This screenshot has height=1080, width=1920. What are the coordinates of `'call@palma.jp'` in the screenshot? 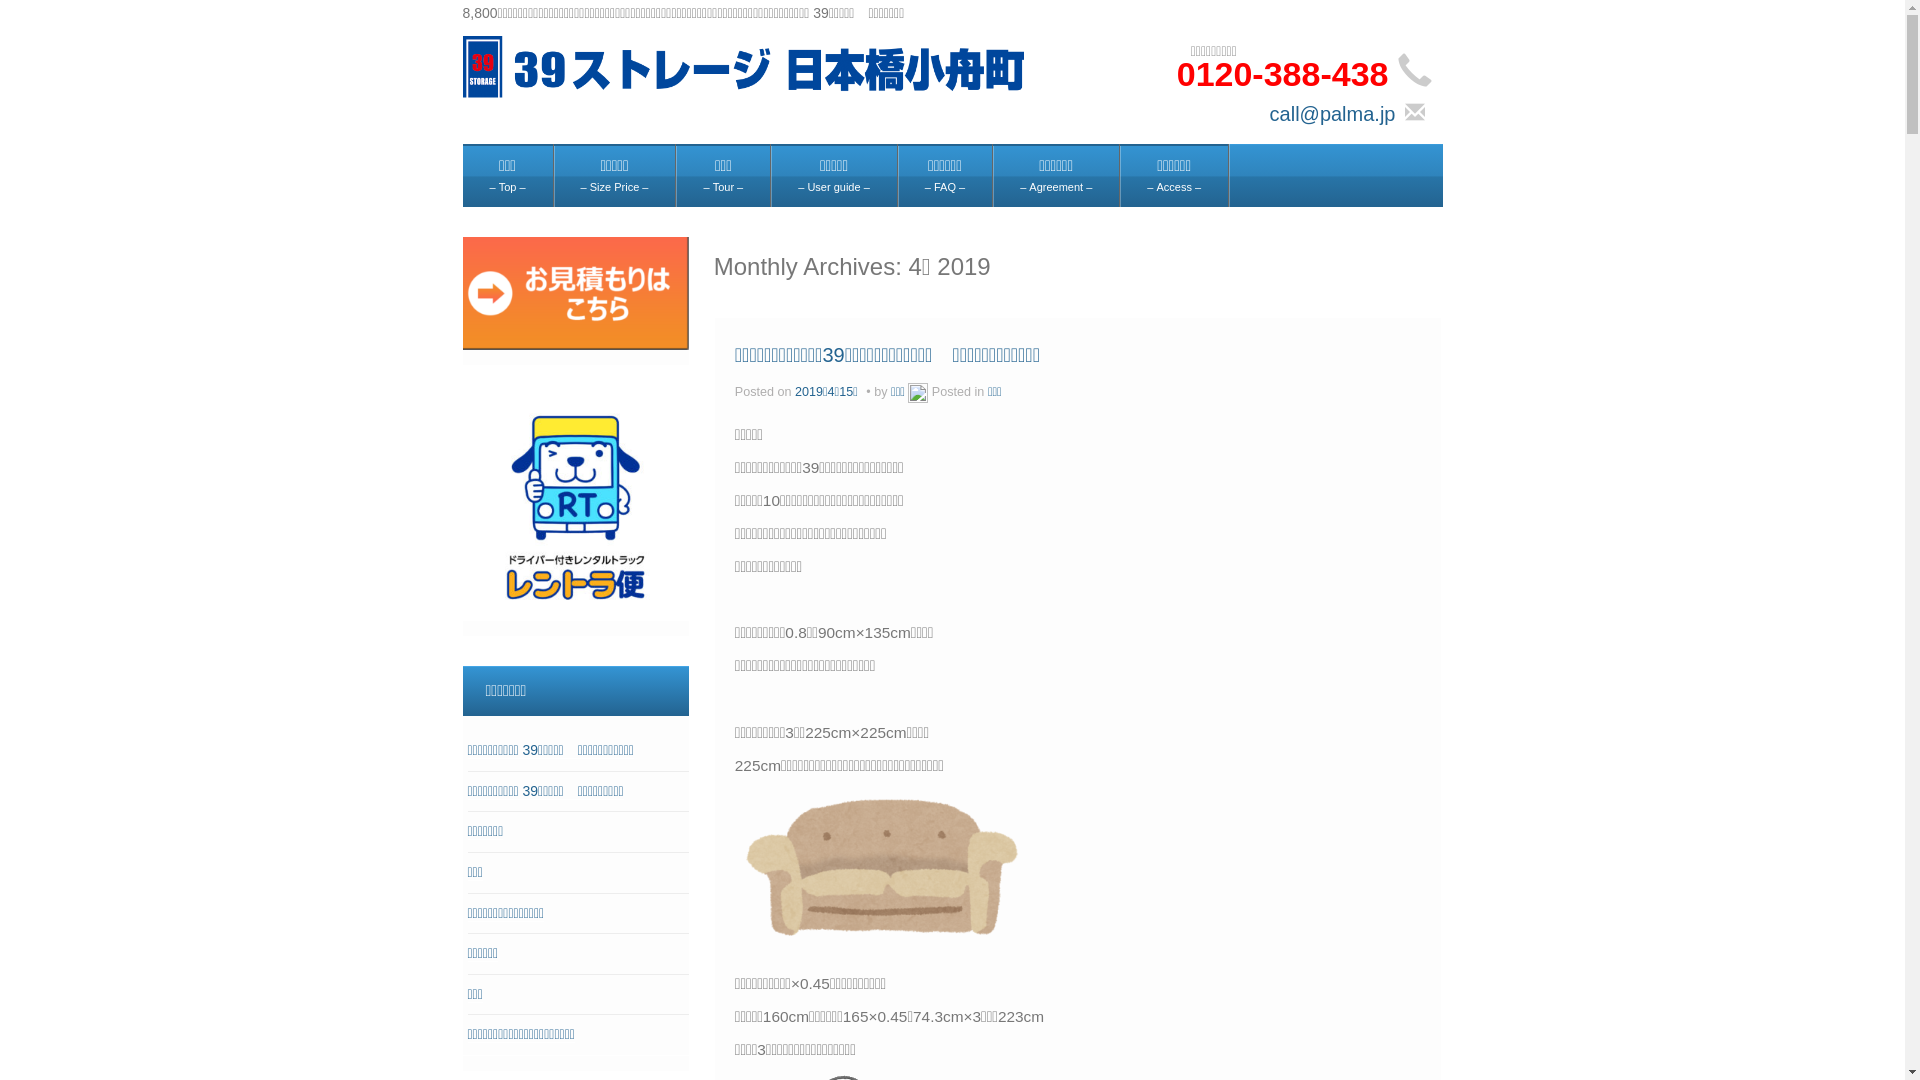 It's located at (1333, 114).